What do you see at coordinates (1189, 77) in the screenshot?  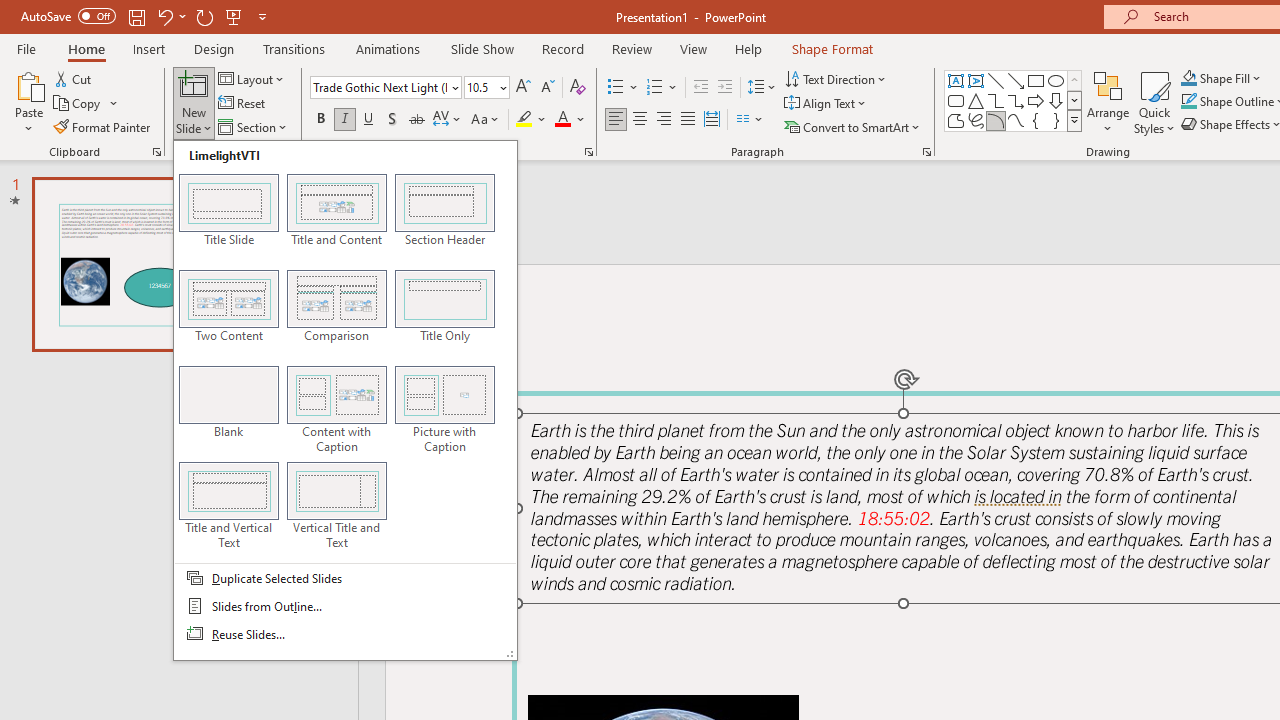 I see `'Shape Fill Aqua, Accent 2'` at bounding box center [1189, 77].